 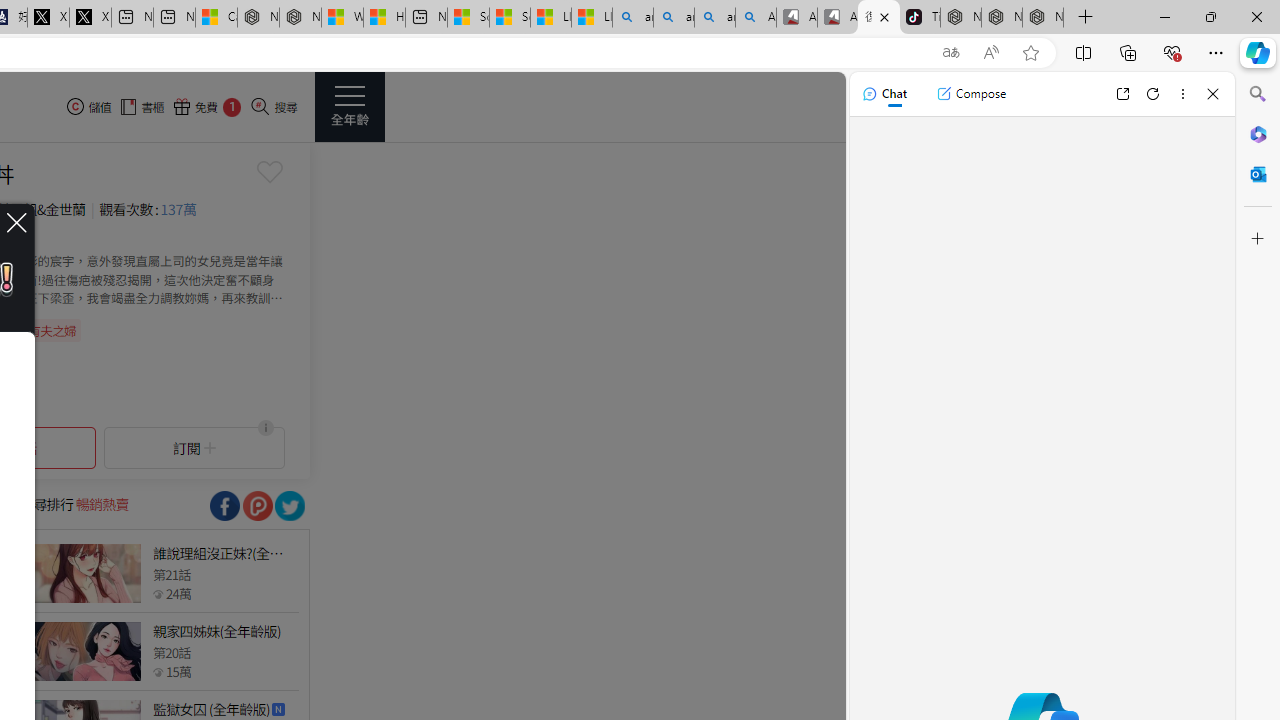 What do you see at coordinates (837, 17) in the screenshot?
I see `'All Cubot phones'` at bounding box center [837, 17].